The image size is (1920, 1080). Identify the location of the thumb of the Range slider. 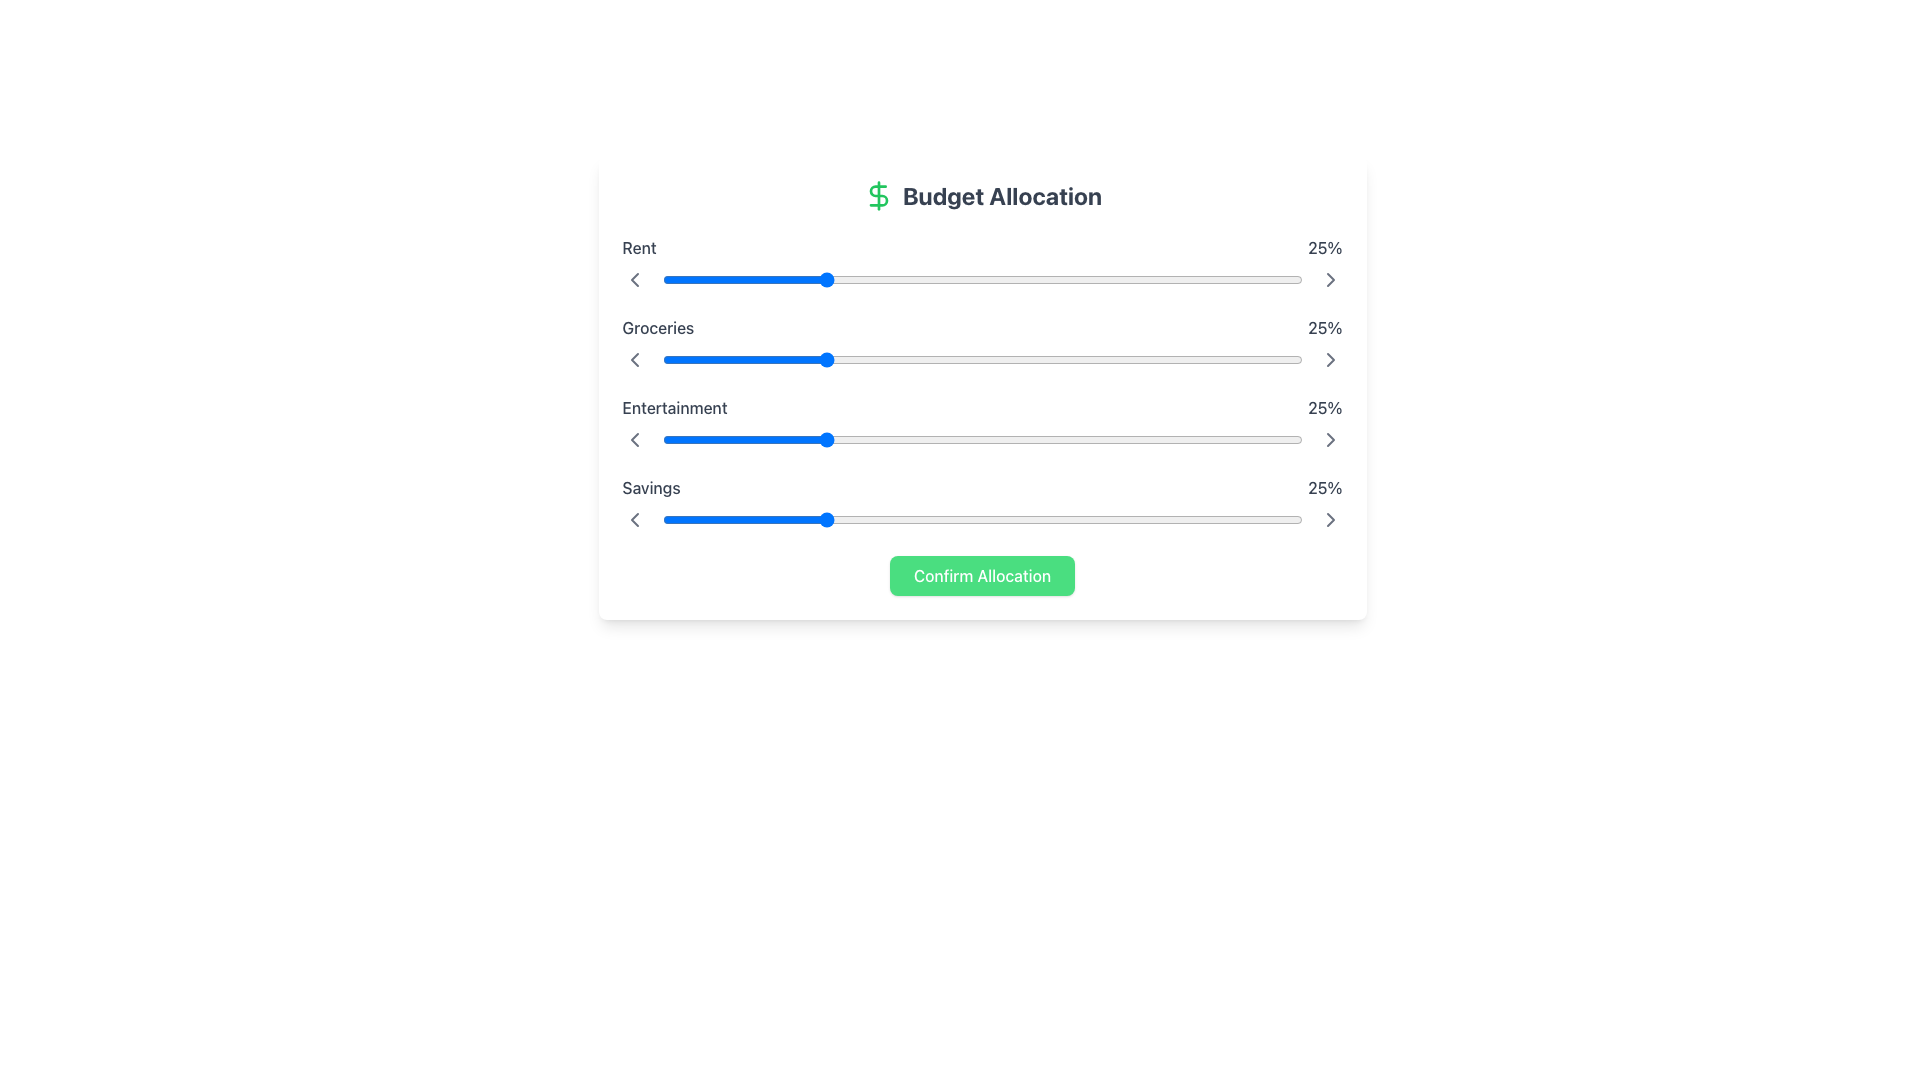
(982, 519).